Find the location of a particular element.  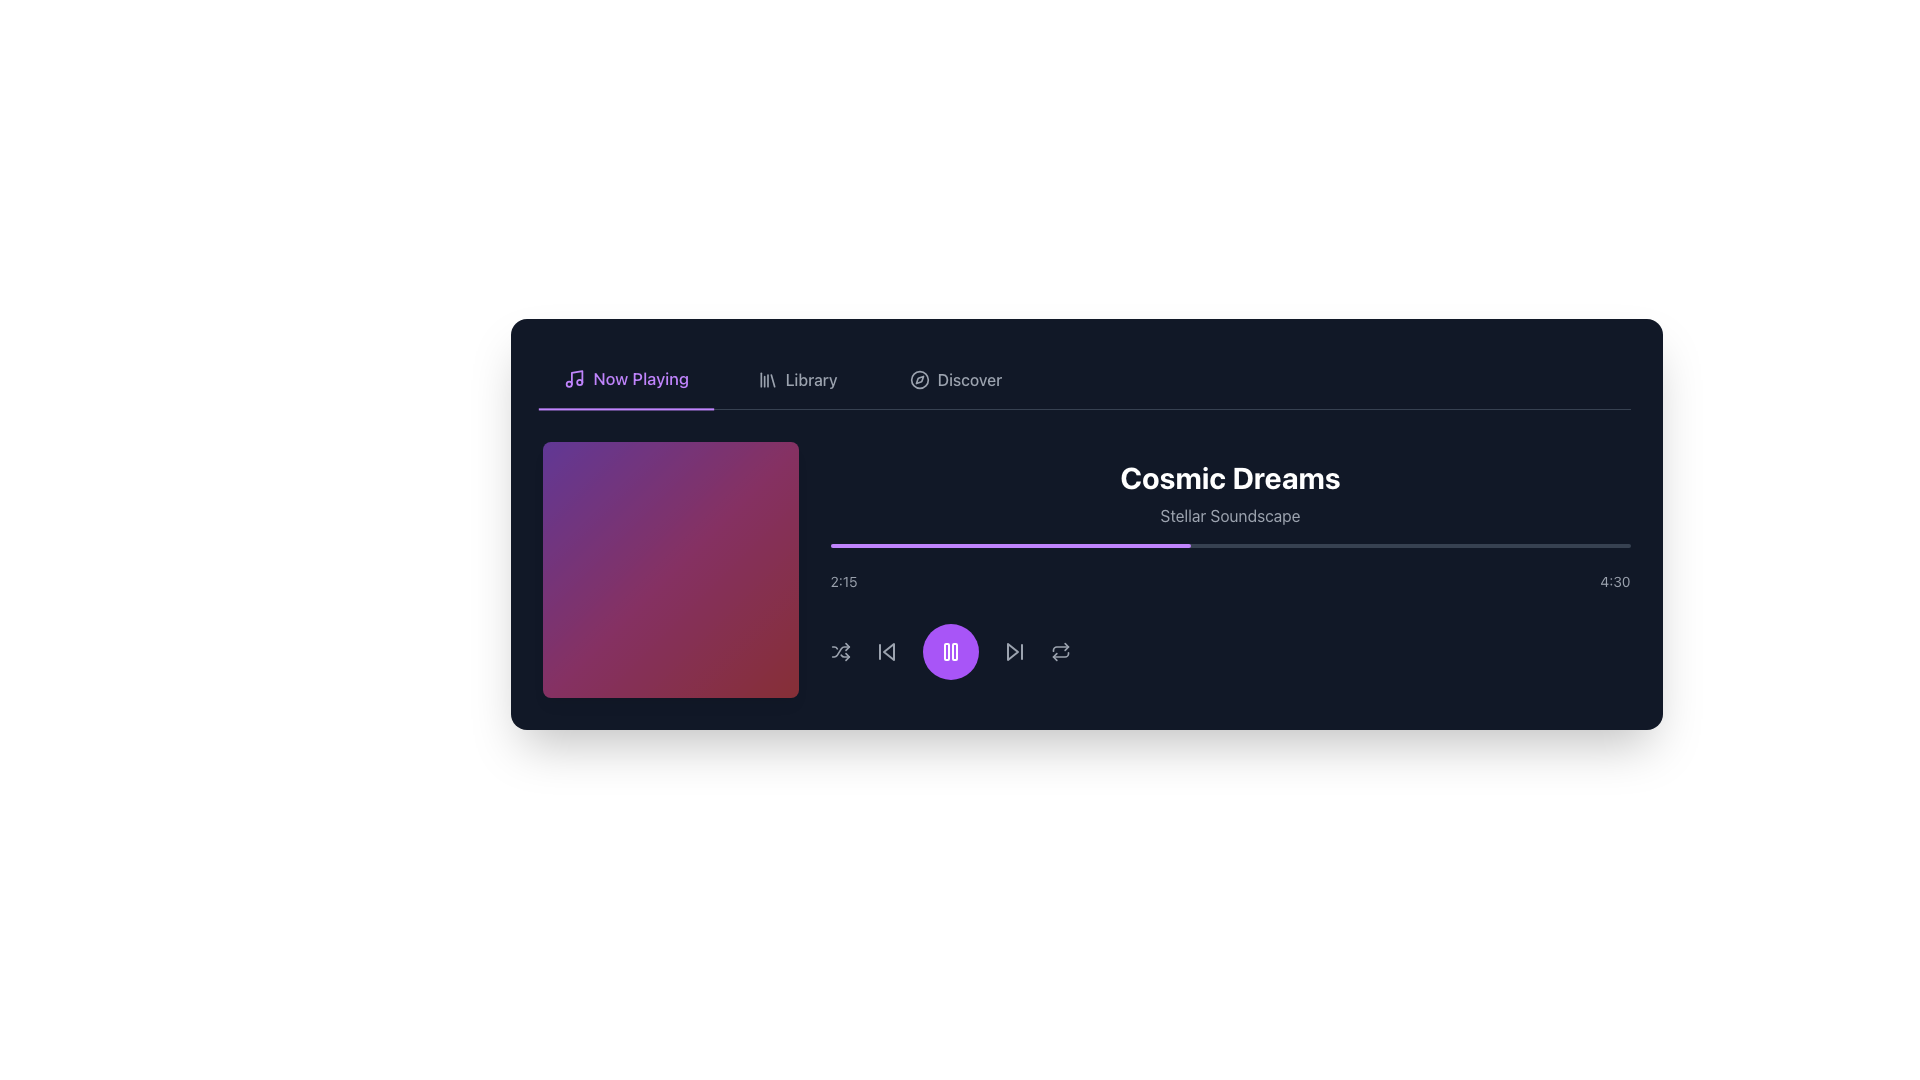

the 'skip back' icon button, which is a muted grey button with a triangle and vertical line SVG icon, located as the second button from the left in the media controls at the bottom center of the interface is located at coordinates (885, 651).